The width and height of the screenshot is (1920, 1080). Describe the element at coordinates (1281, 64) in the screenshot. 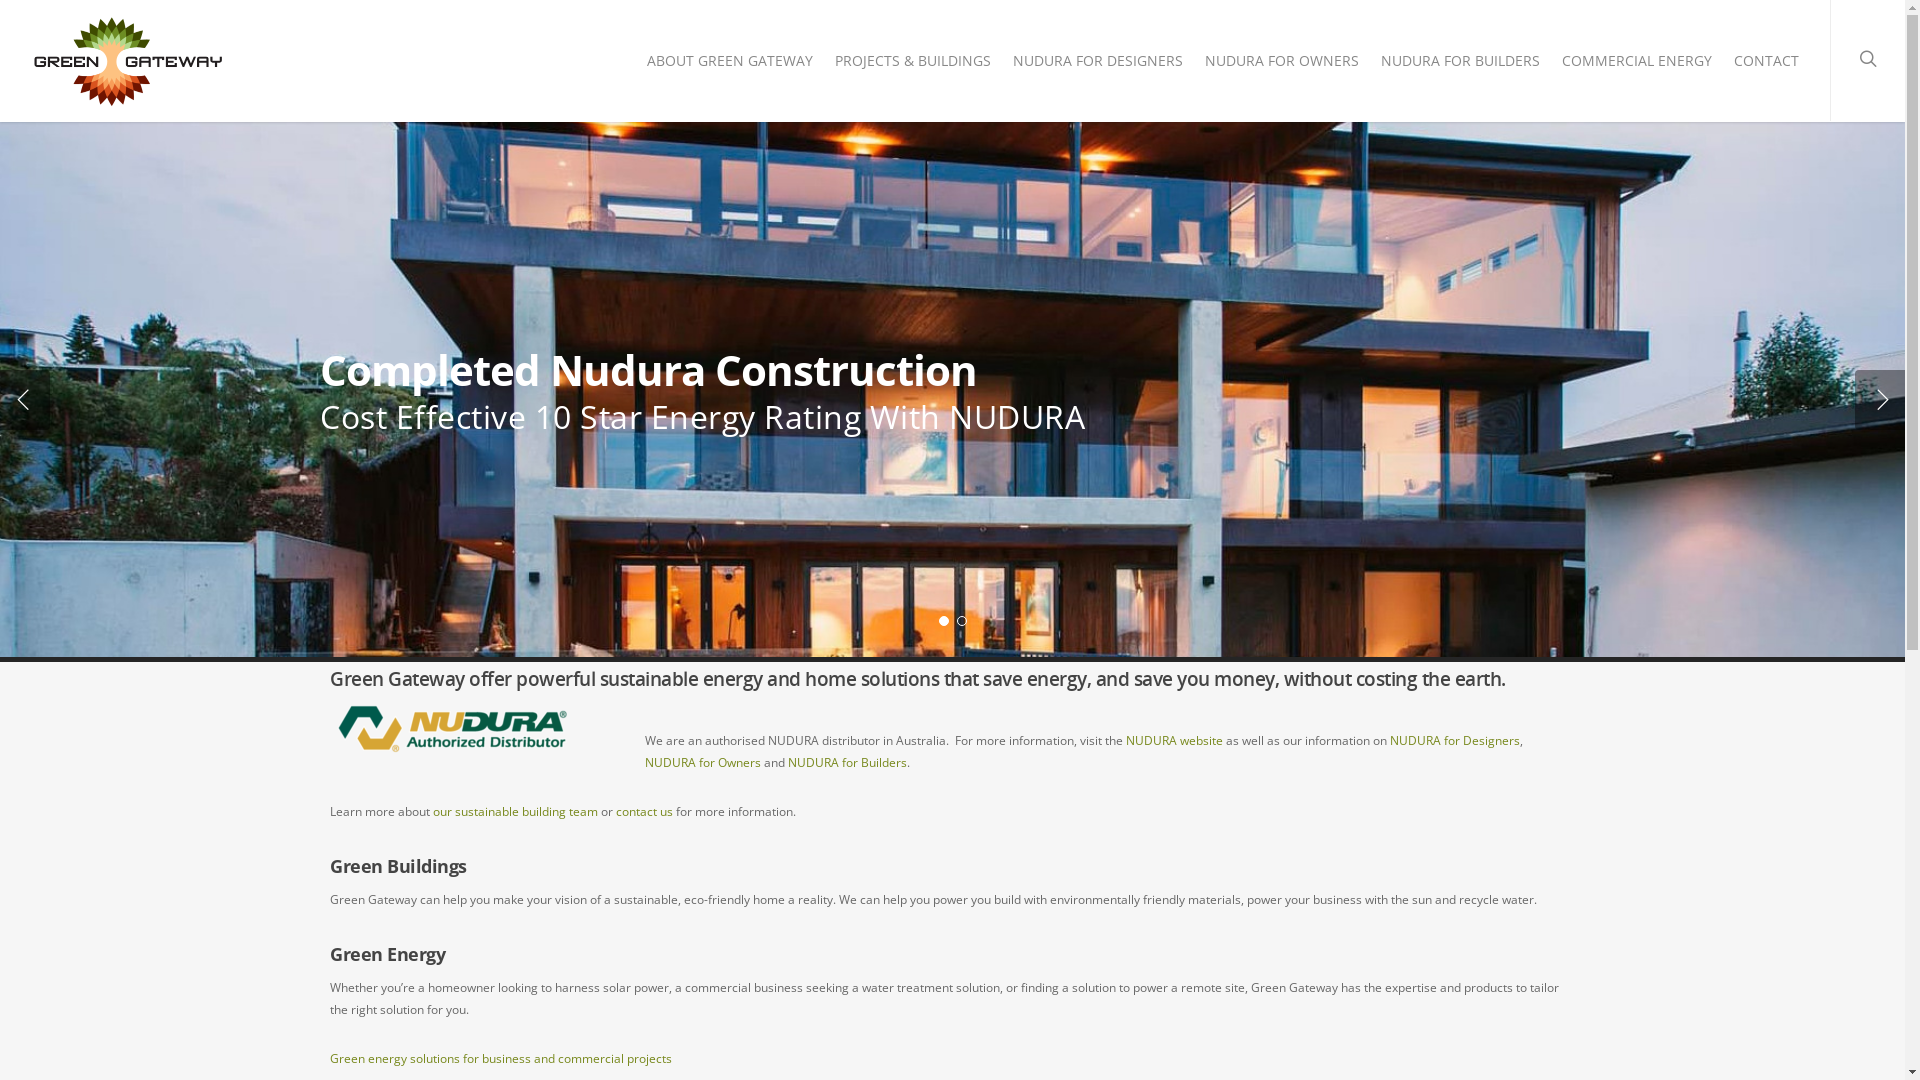

I see `'NUDURA FOR OWNERS'` at that location.